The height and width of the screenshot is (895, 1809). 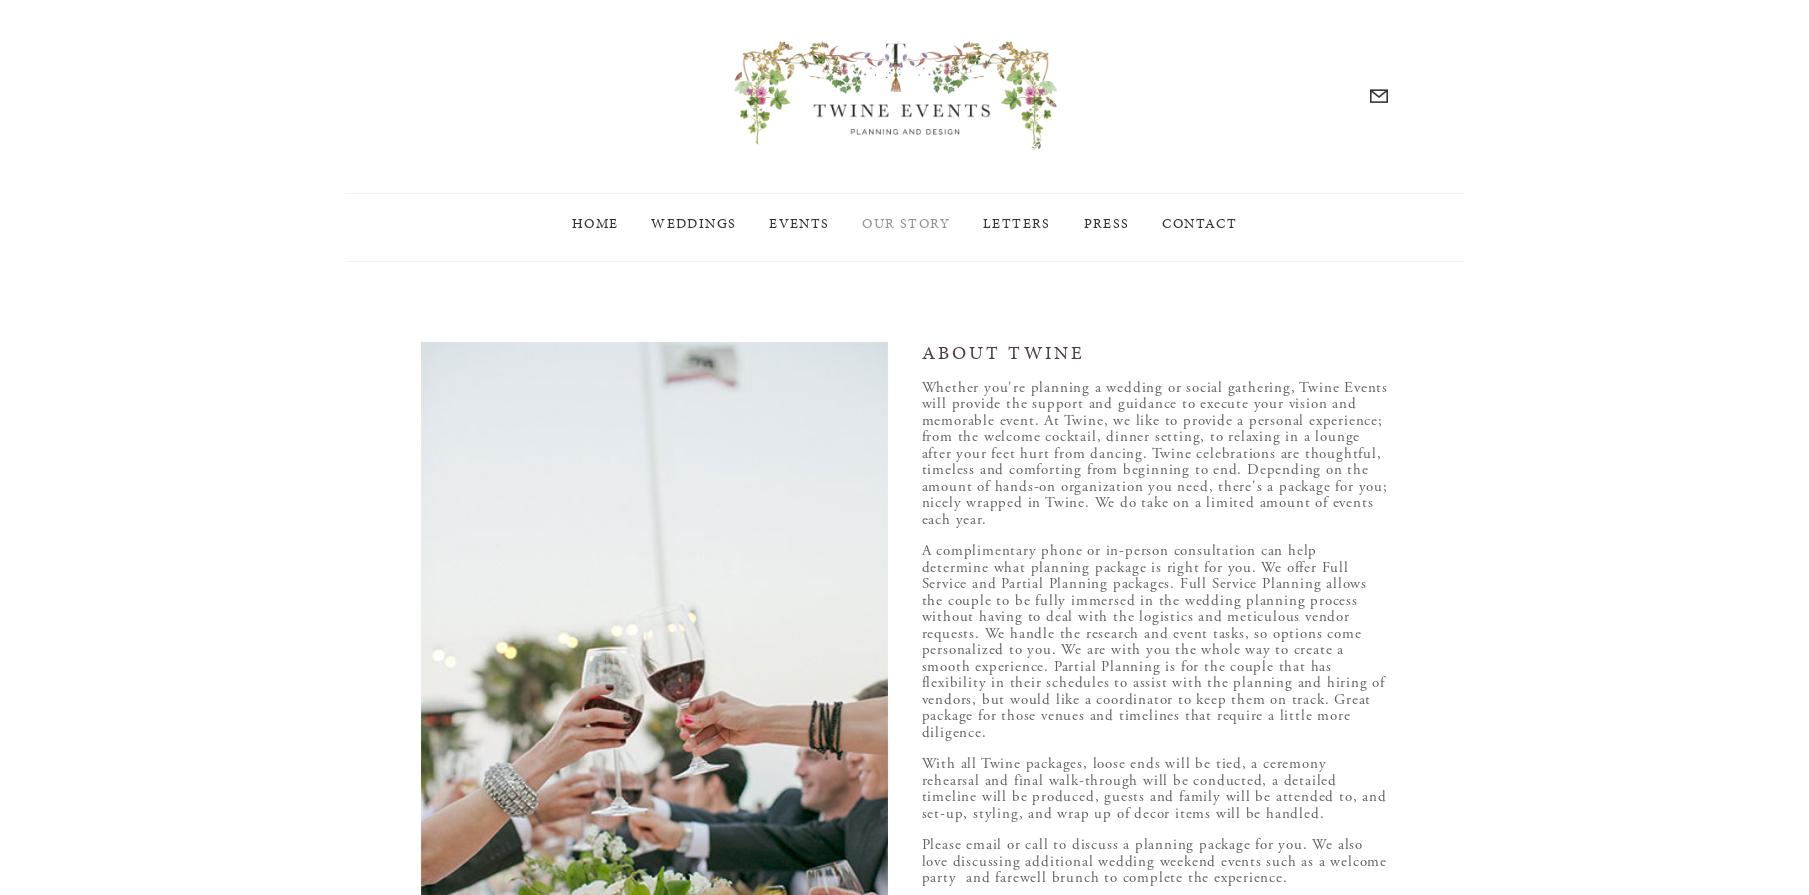 What do you see at coordinates (904, 238) in the screenshot?
I see `'OUR STORY'` at bounding box center [904, 238].